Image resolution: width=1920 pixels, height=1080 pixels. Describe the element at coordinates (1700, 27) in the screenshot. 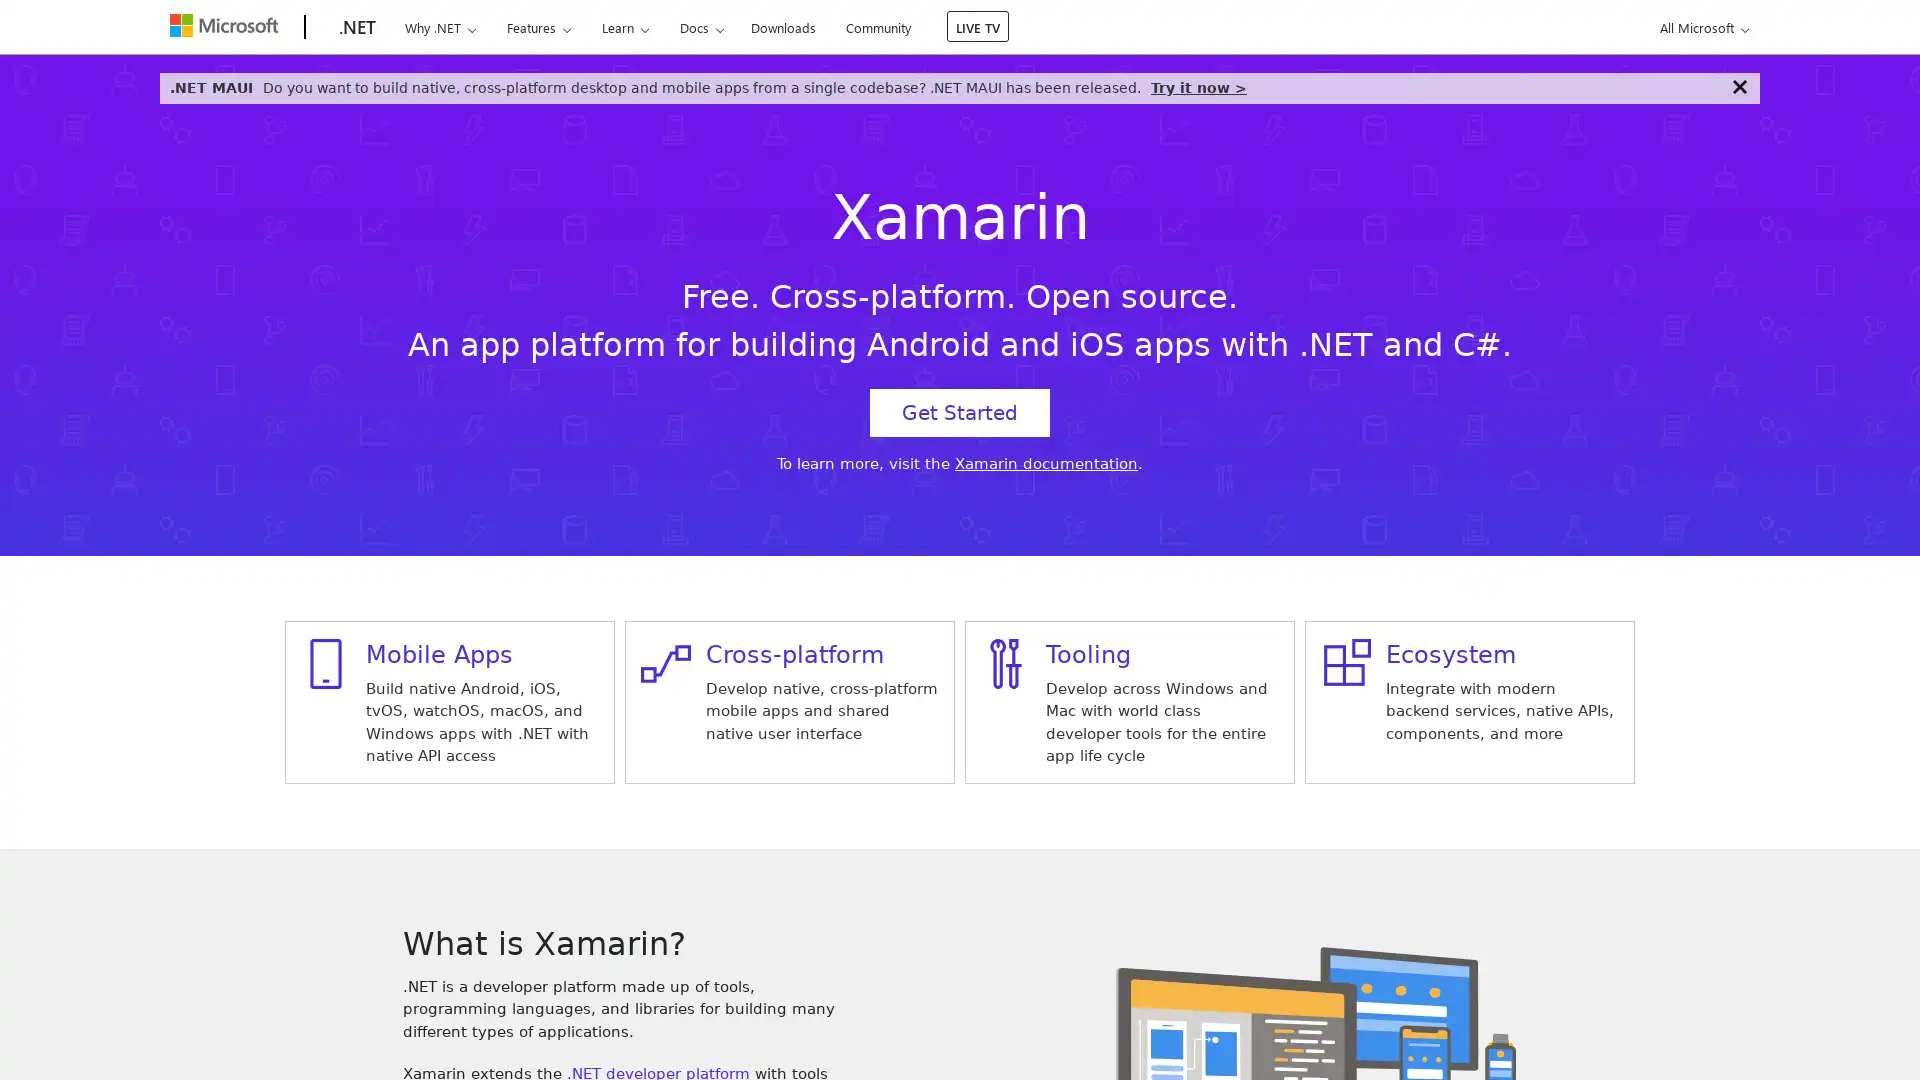

I see `All Microsoft expand to see list of Microsoft products and services` at that location.